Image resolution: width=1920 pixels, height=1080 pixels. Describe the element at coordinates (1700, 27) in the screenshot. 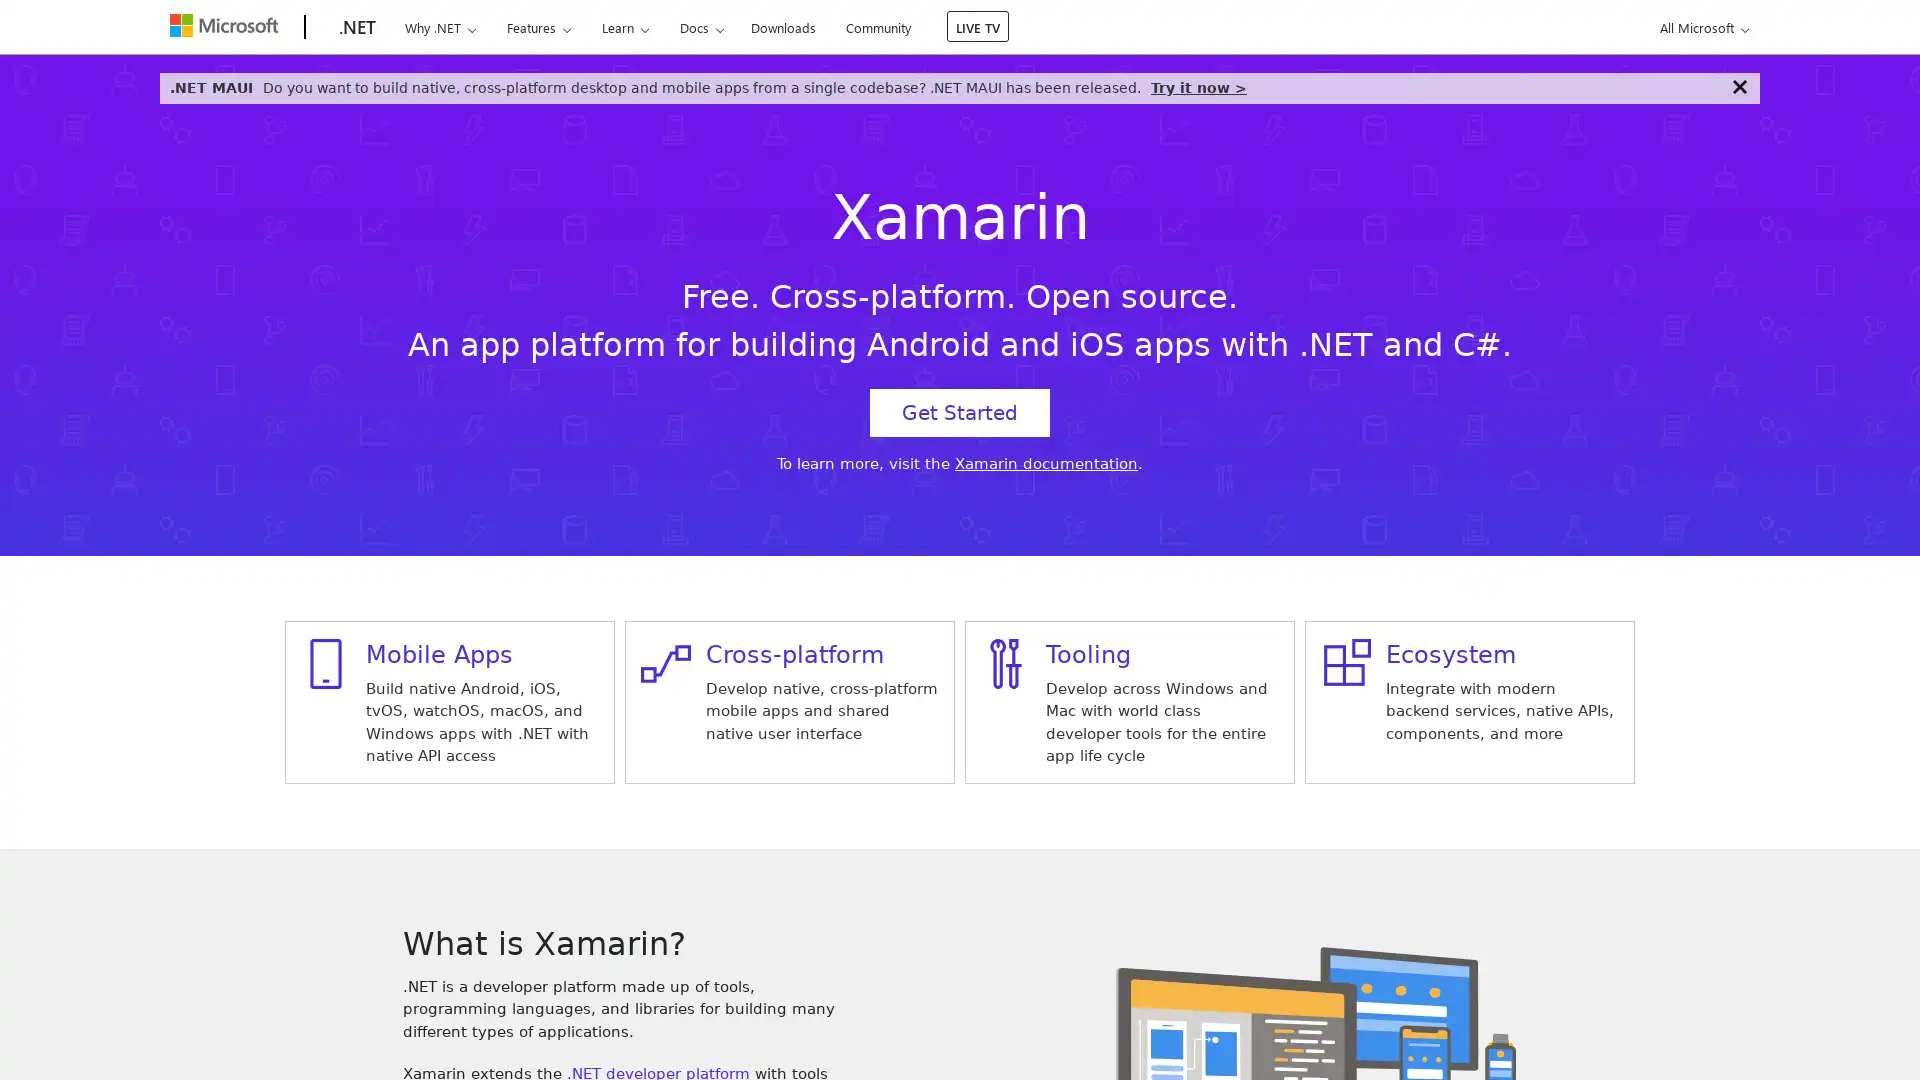

I see `All Microsoft expand to see list of Microsoft products and services` at that location.